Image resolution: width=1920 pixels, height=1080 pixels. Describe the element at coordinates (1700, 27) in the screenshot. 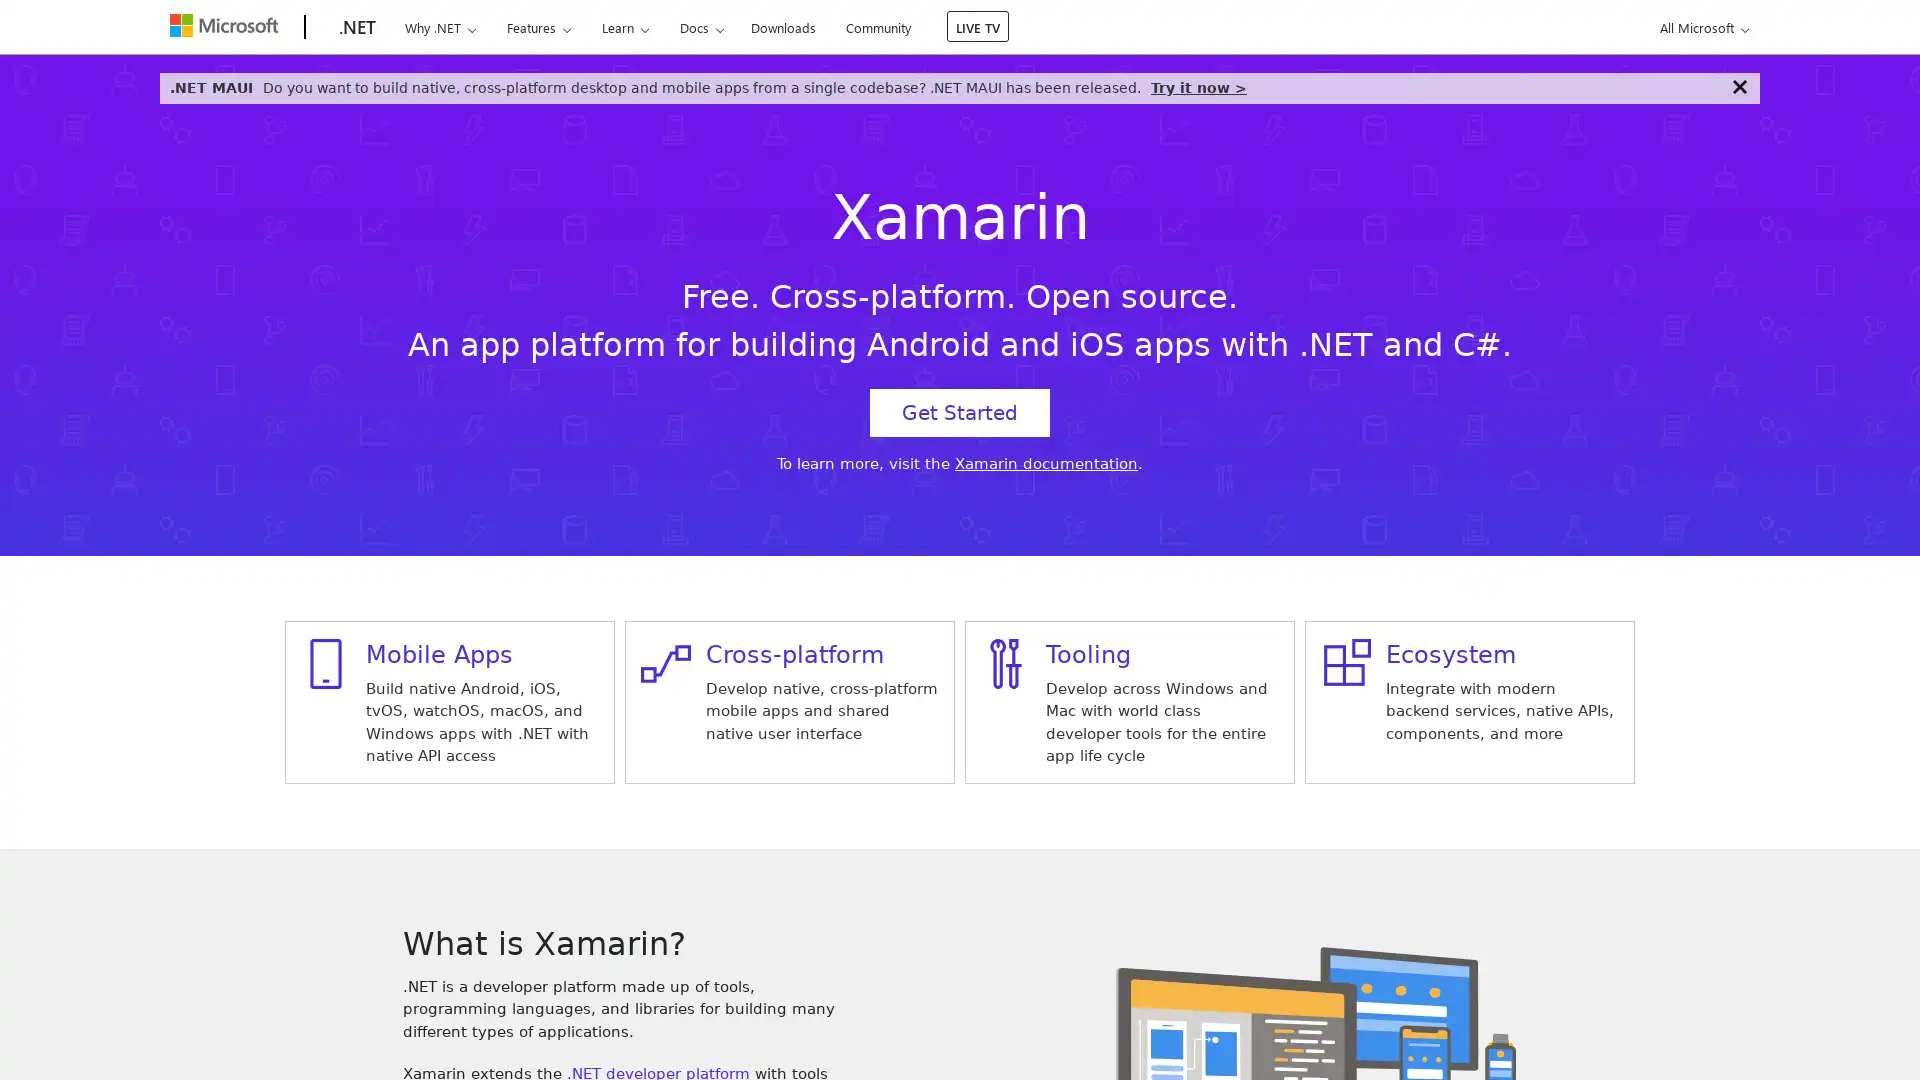

I see `All Microsoft expand to see list of Microsoft products and services` at that location.